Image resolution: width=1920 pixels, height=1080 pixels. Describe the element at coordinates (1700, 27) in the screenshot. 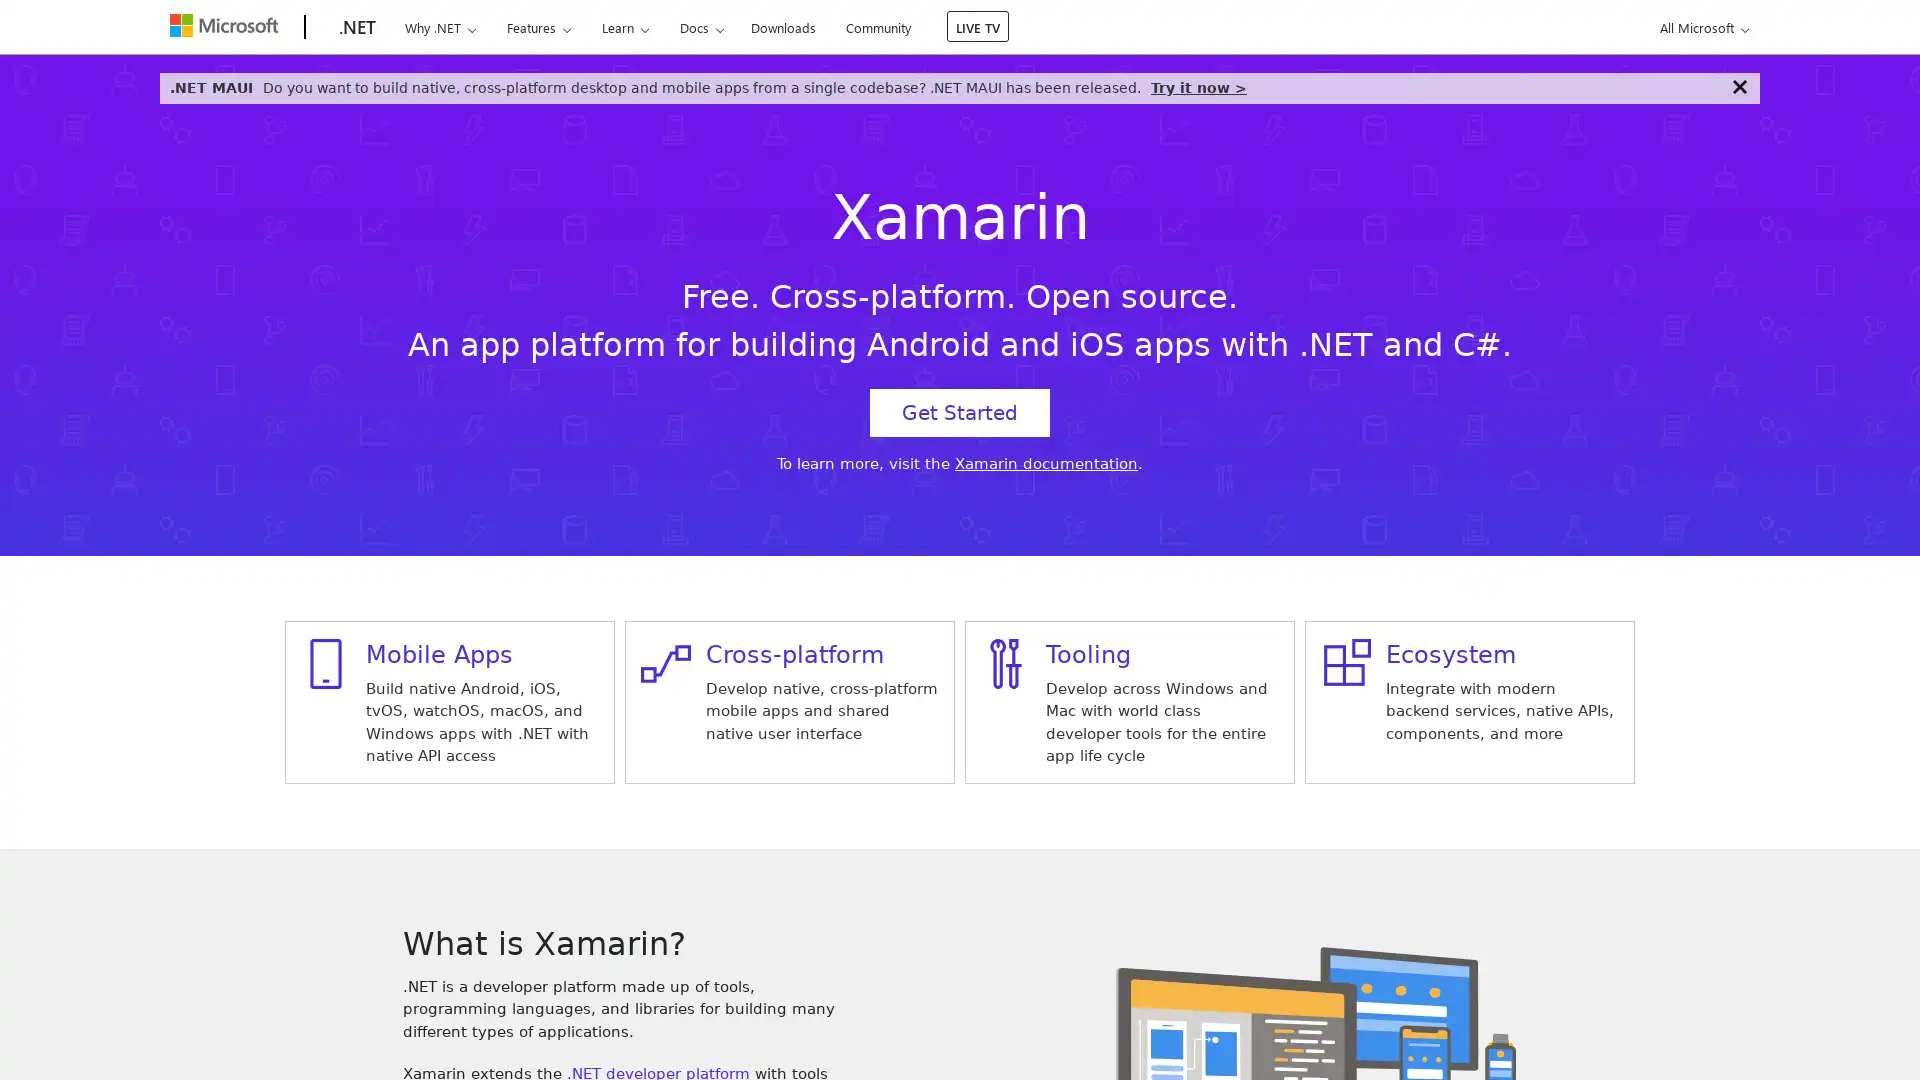

I see `All Microsoft expand to see list of Microsoft products and services` at that location.